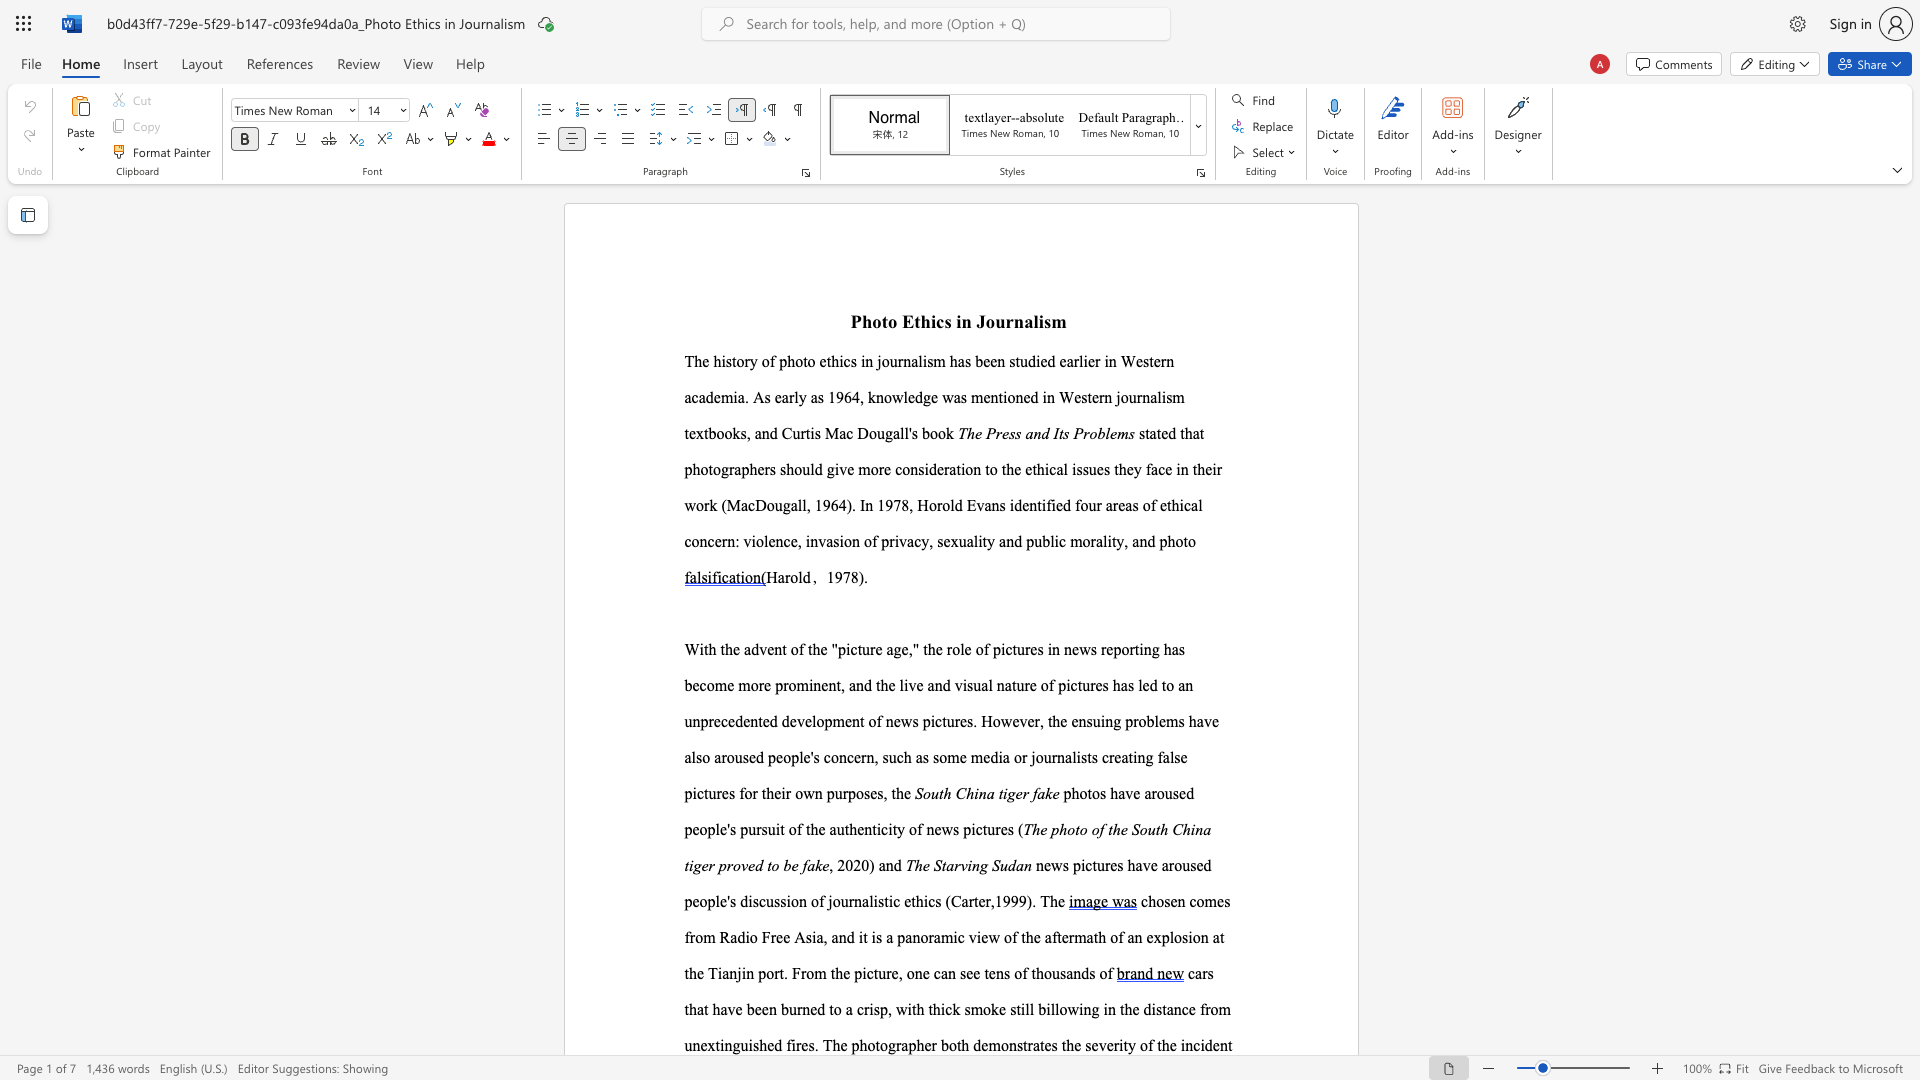 The image size is (1920, 1080). What do you see at coordinates (1050, 504) in the screenshot?
I see `the subset text "ie" within the text "identified"` at bounding box center [1050, 504].